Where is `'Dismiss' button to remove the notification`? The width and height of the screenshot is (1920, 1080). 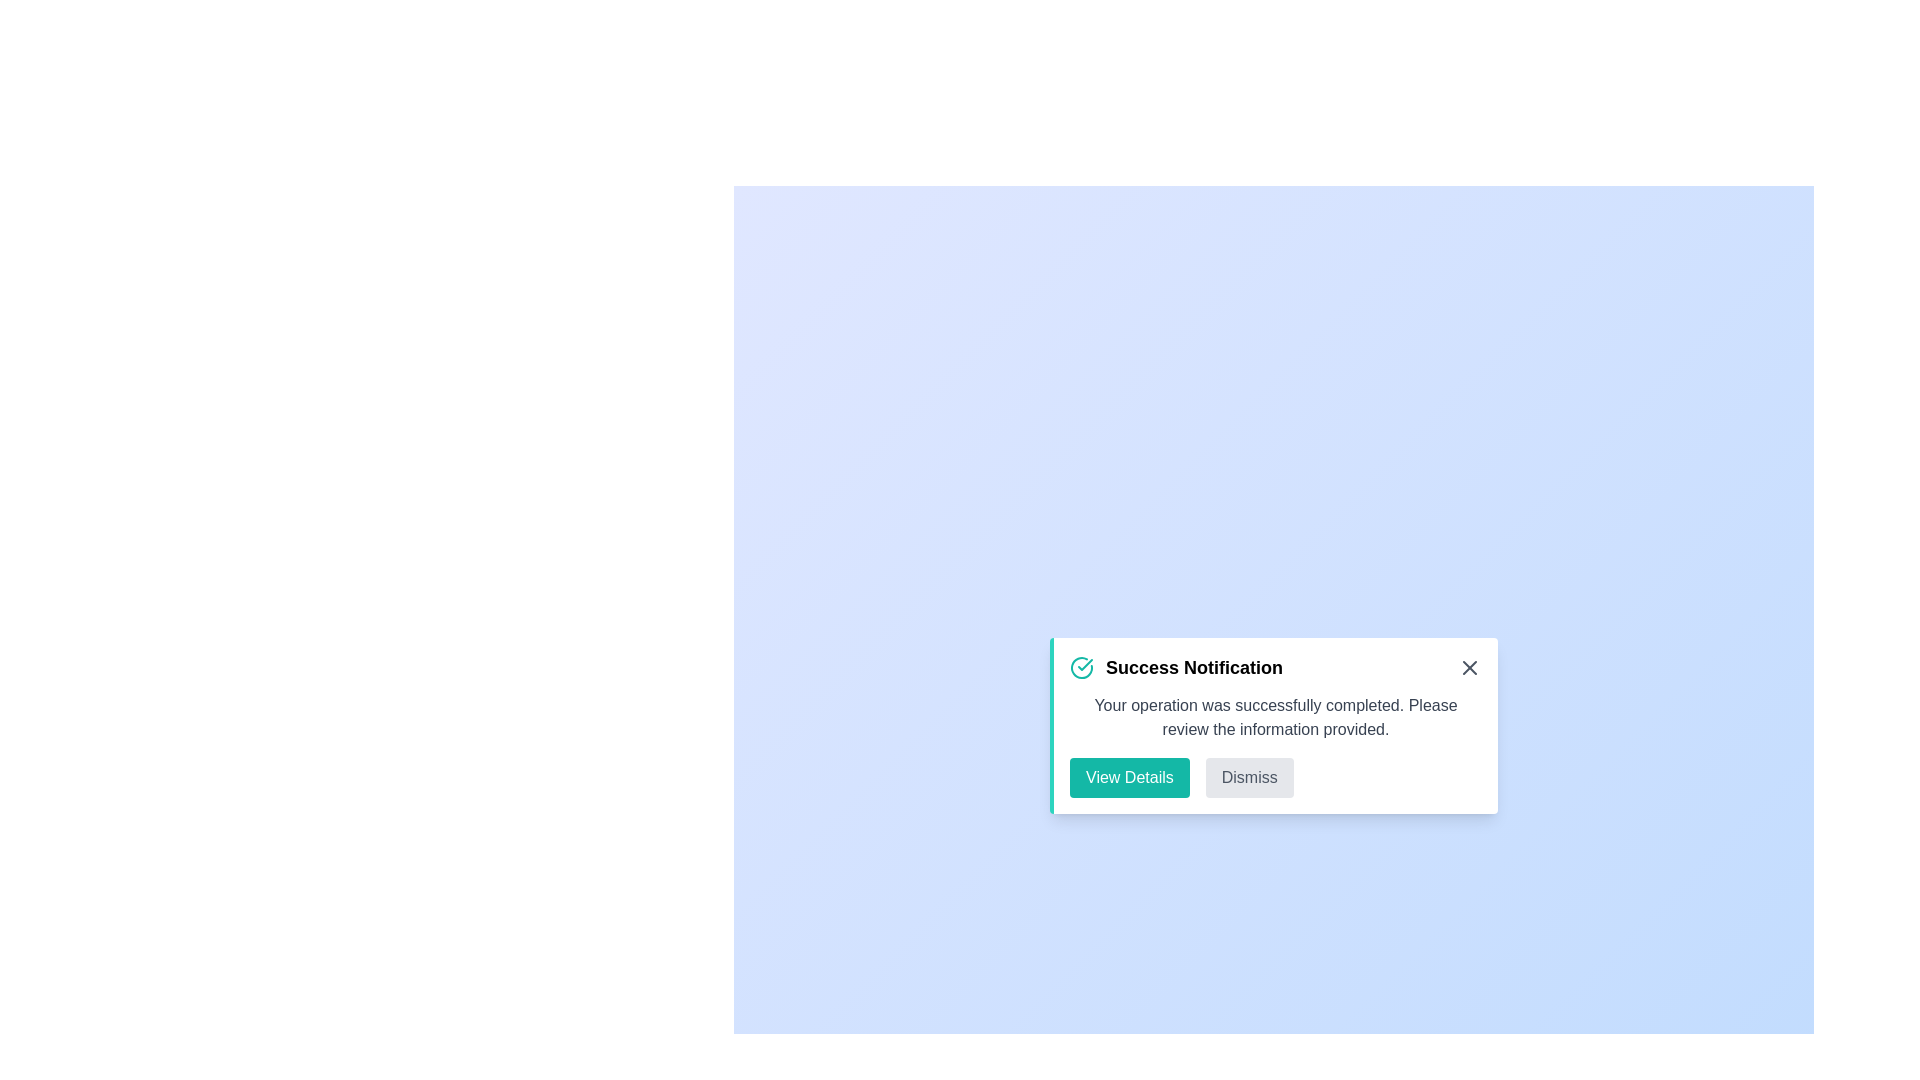 'Dismiss' button to remove the notification is located at coordinates (1248, 777).